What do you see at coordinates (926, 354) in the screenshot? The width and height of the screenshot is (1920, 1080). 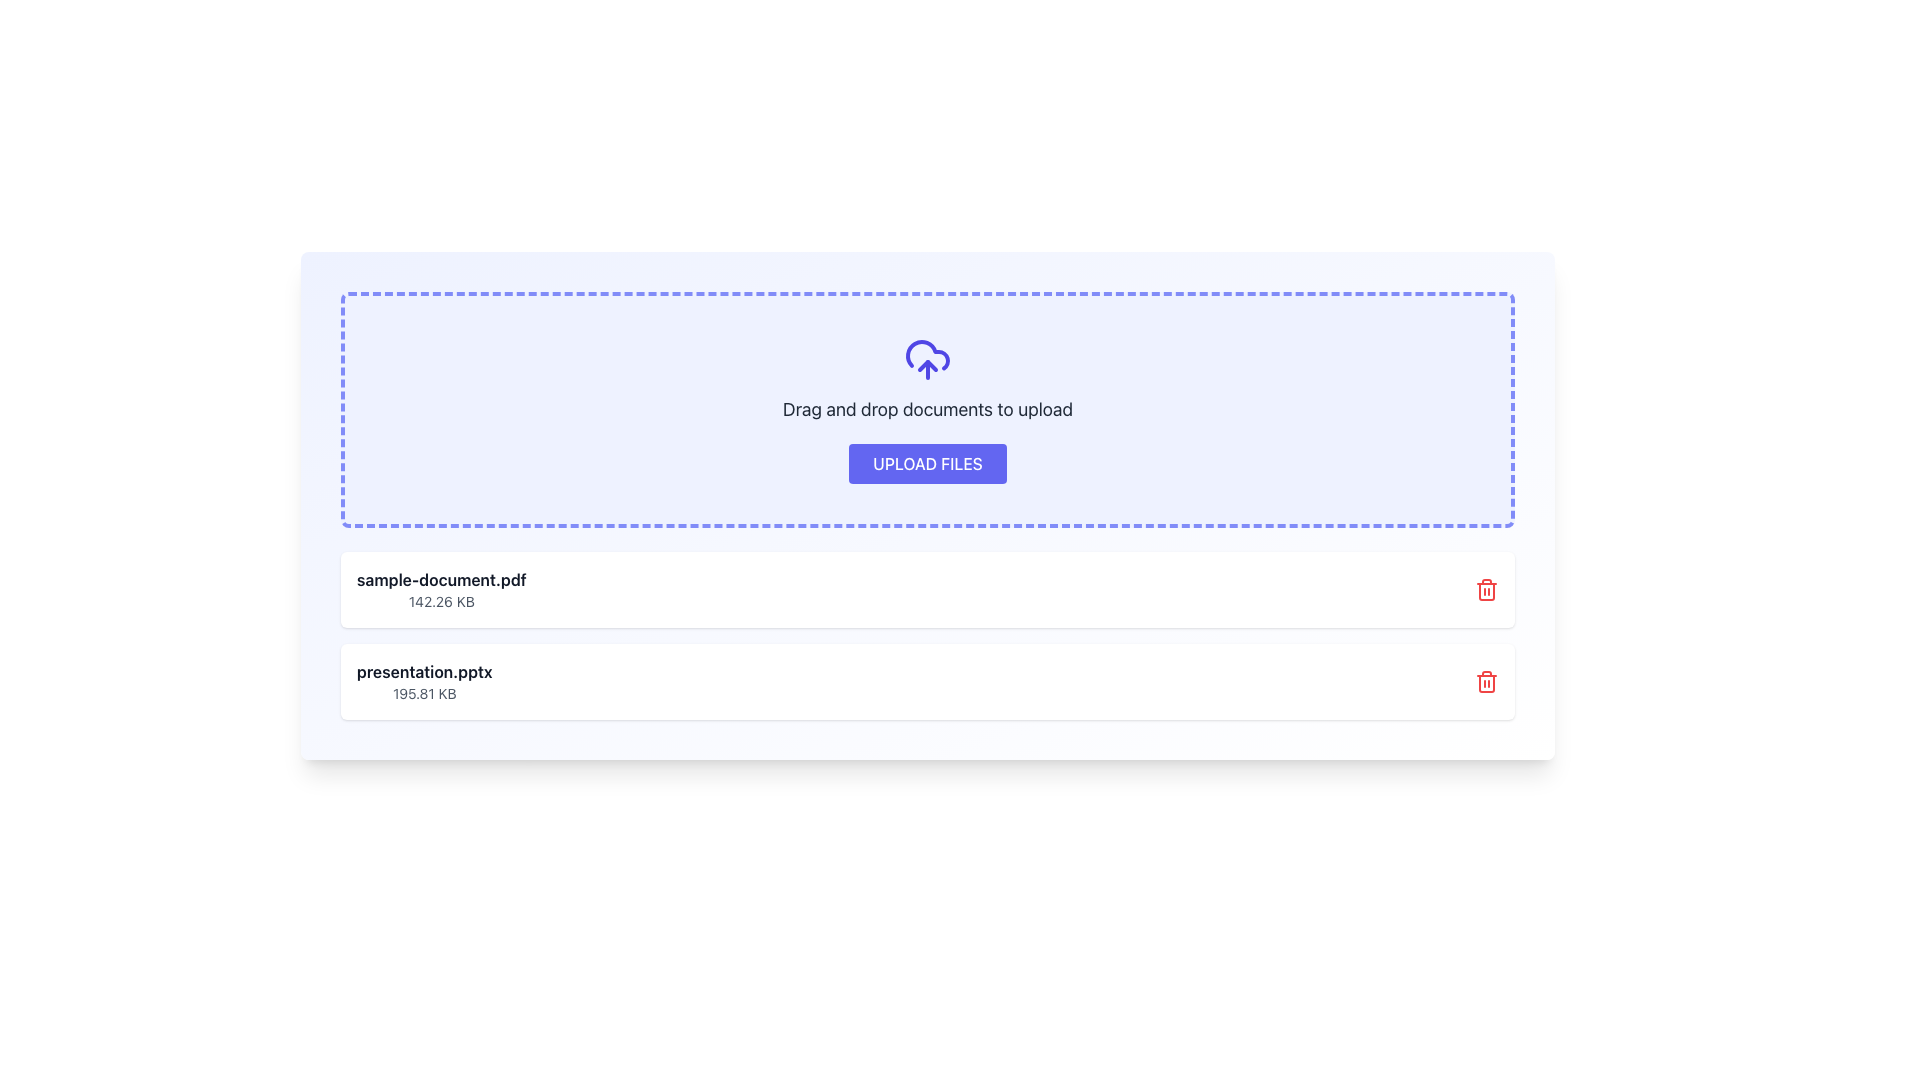 I see `the outer contour of the cloud in the upload icon, which symbolizes file upload functionality, located centrally above the 'UPLOAD FILES' button` at bounding box center [926, 354].